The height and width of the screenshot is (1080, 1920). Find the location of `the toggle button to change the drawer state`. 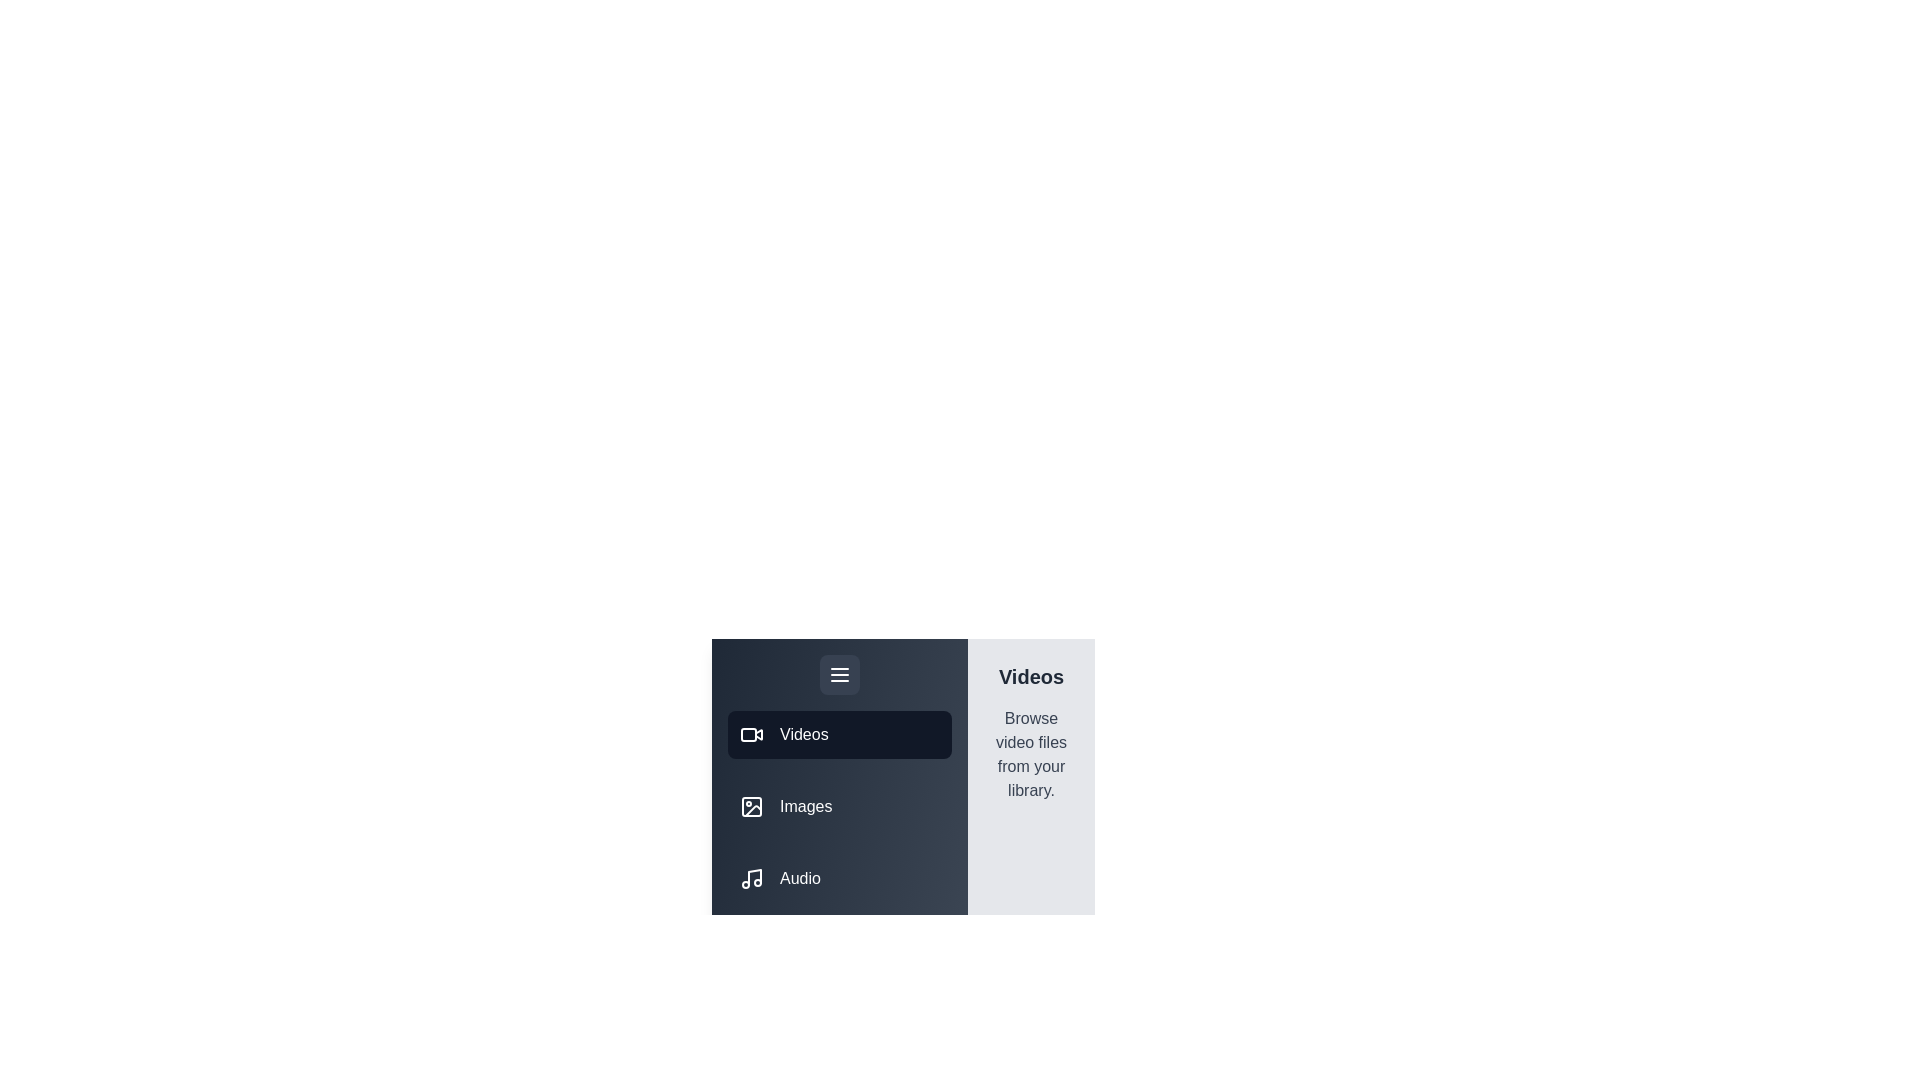

the toggle button to change the drawer state is located at coordinates (840, 675).